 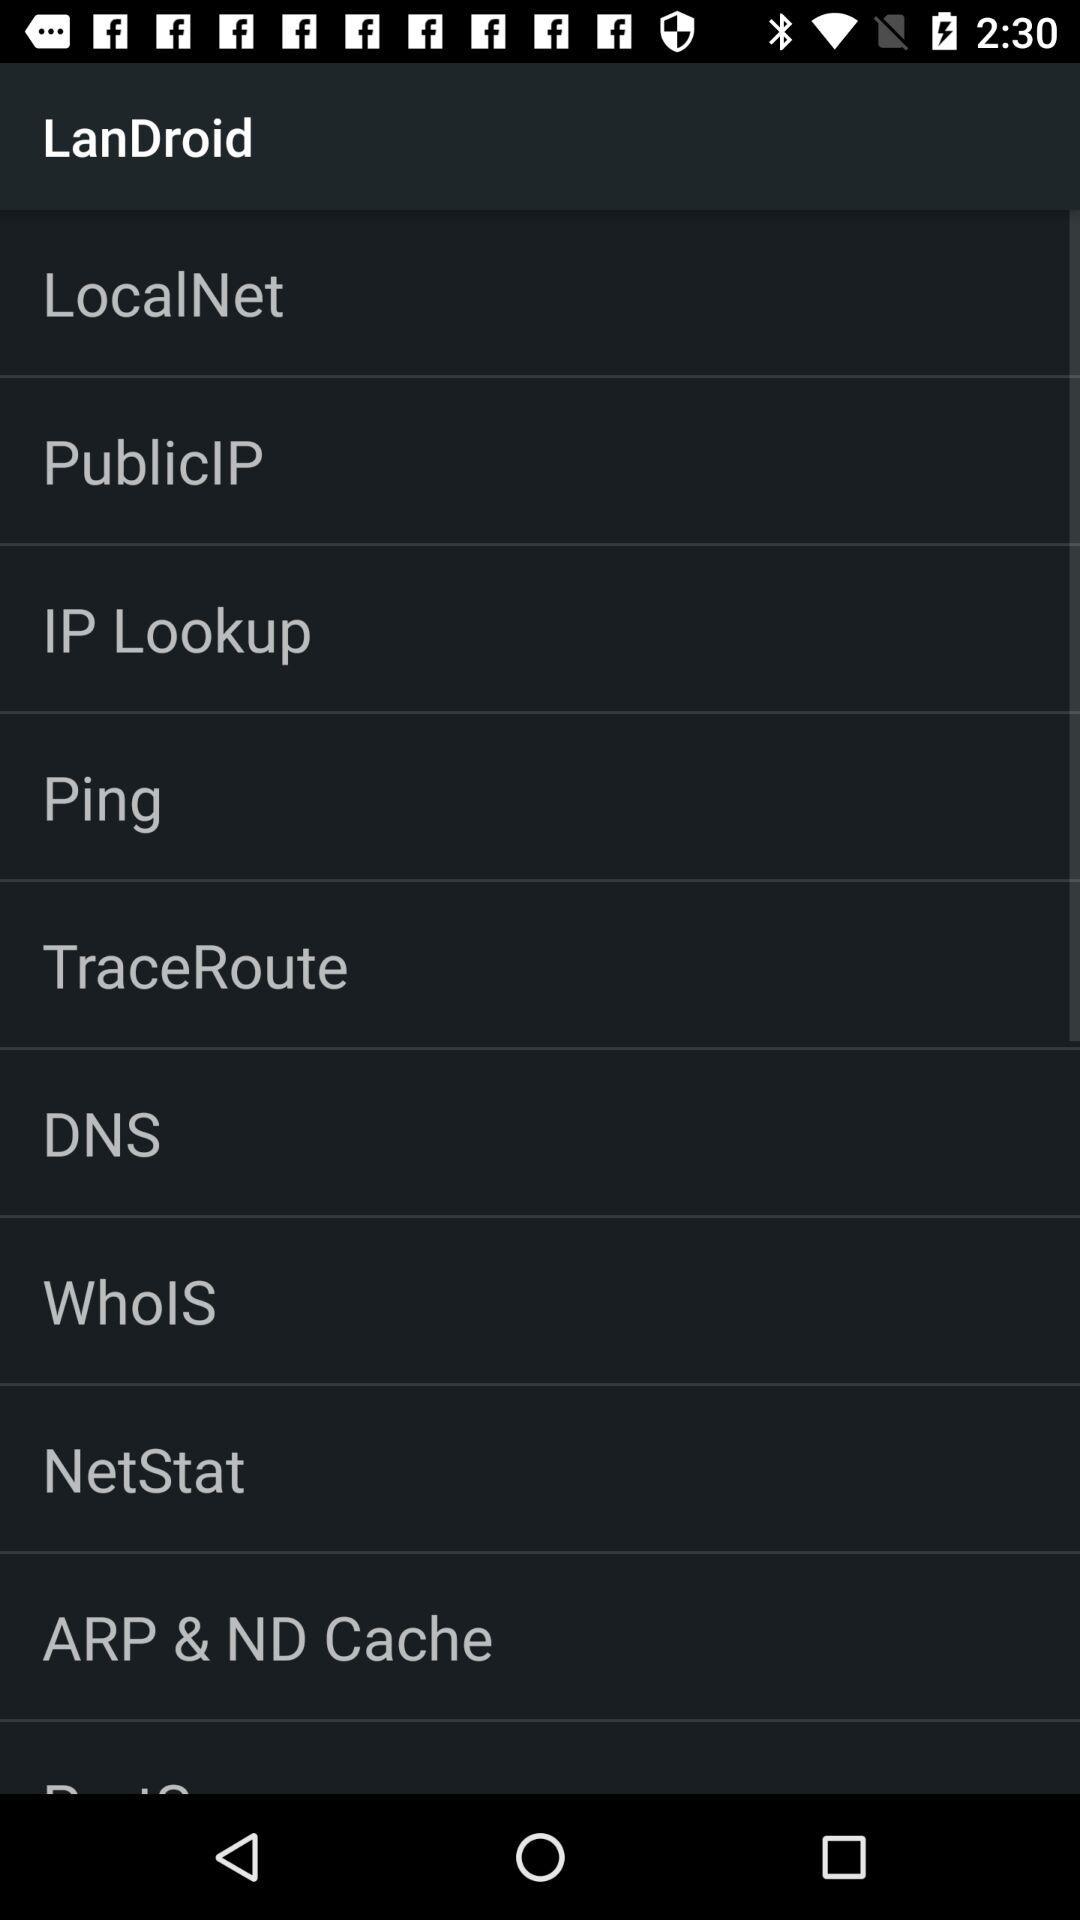 What do you see at coordinates (162, 291) in the screenshot?
I see `icon above the publicip` at bounding box center [162, 291].